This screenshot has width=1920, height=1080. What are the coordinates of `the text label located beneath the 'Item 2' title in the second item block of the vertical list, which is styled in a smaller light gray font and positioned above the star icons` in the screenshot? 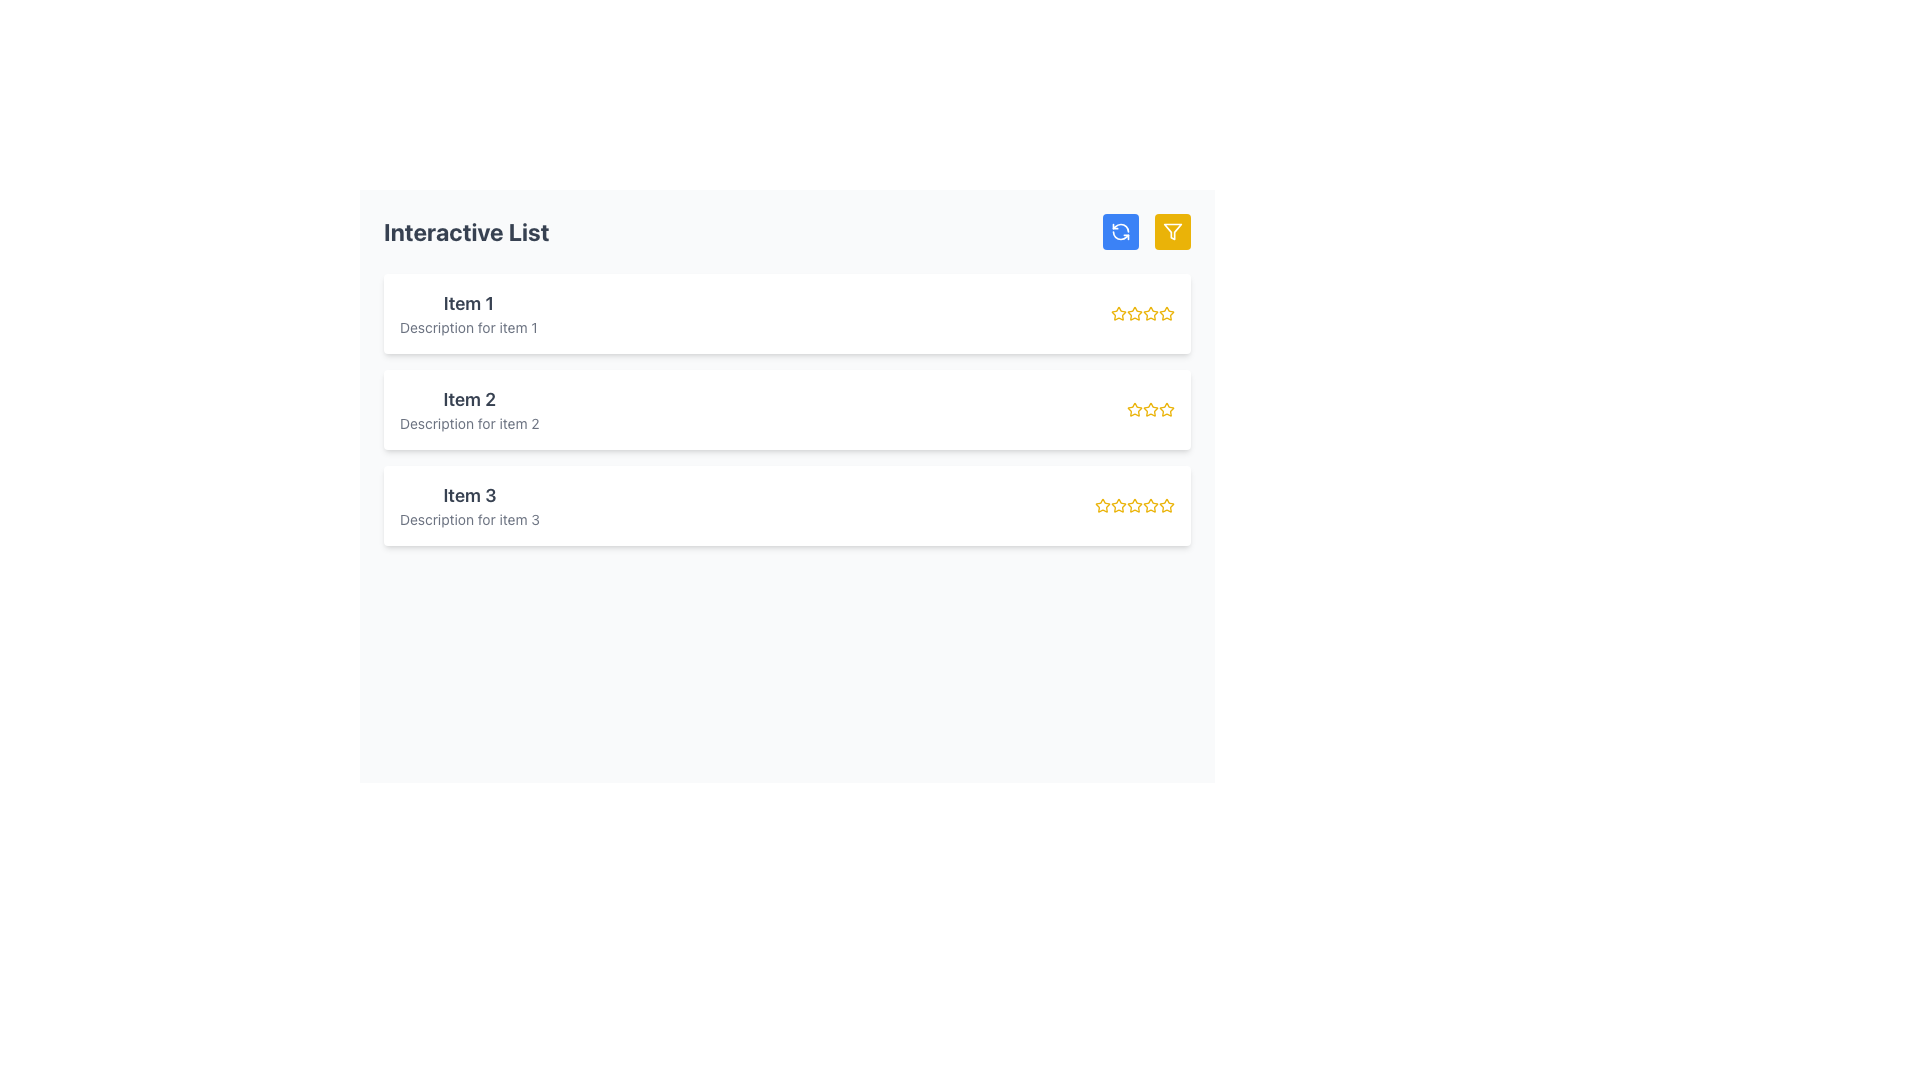 It's located at (468, 423).